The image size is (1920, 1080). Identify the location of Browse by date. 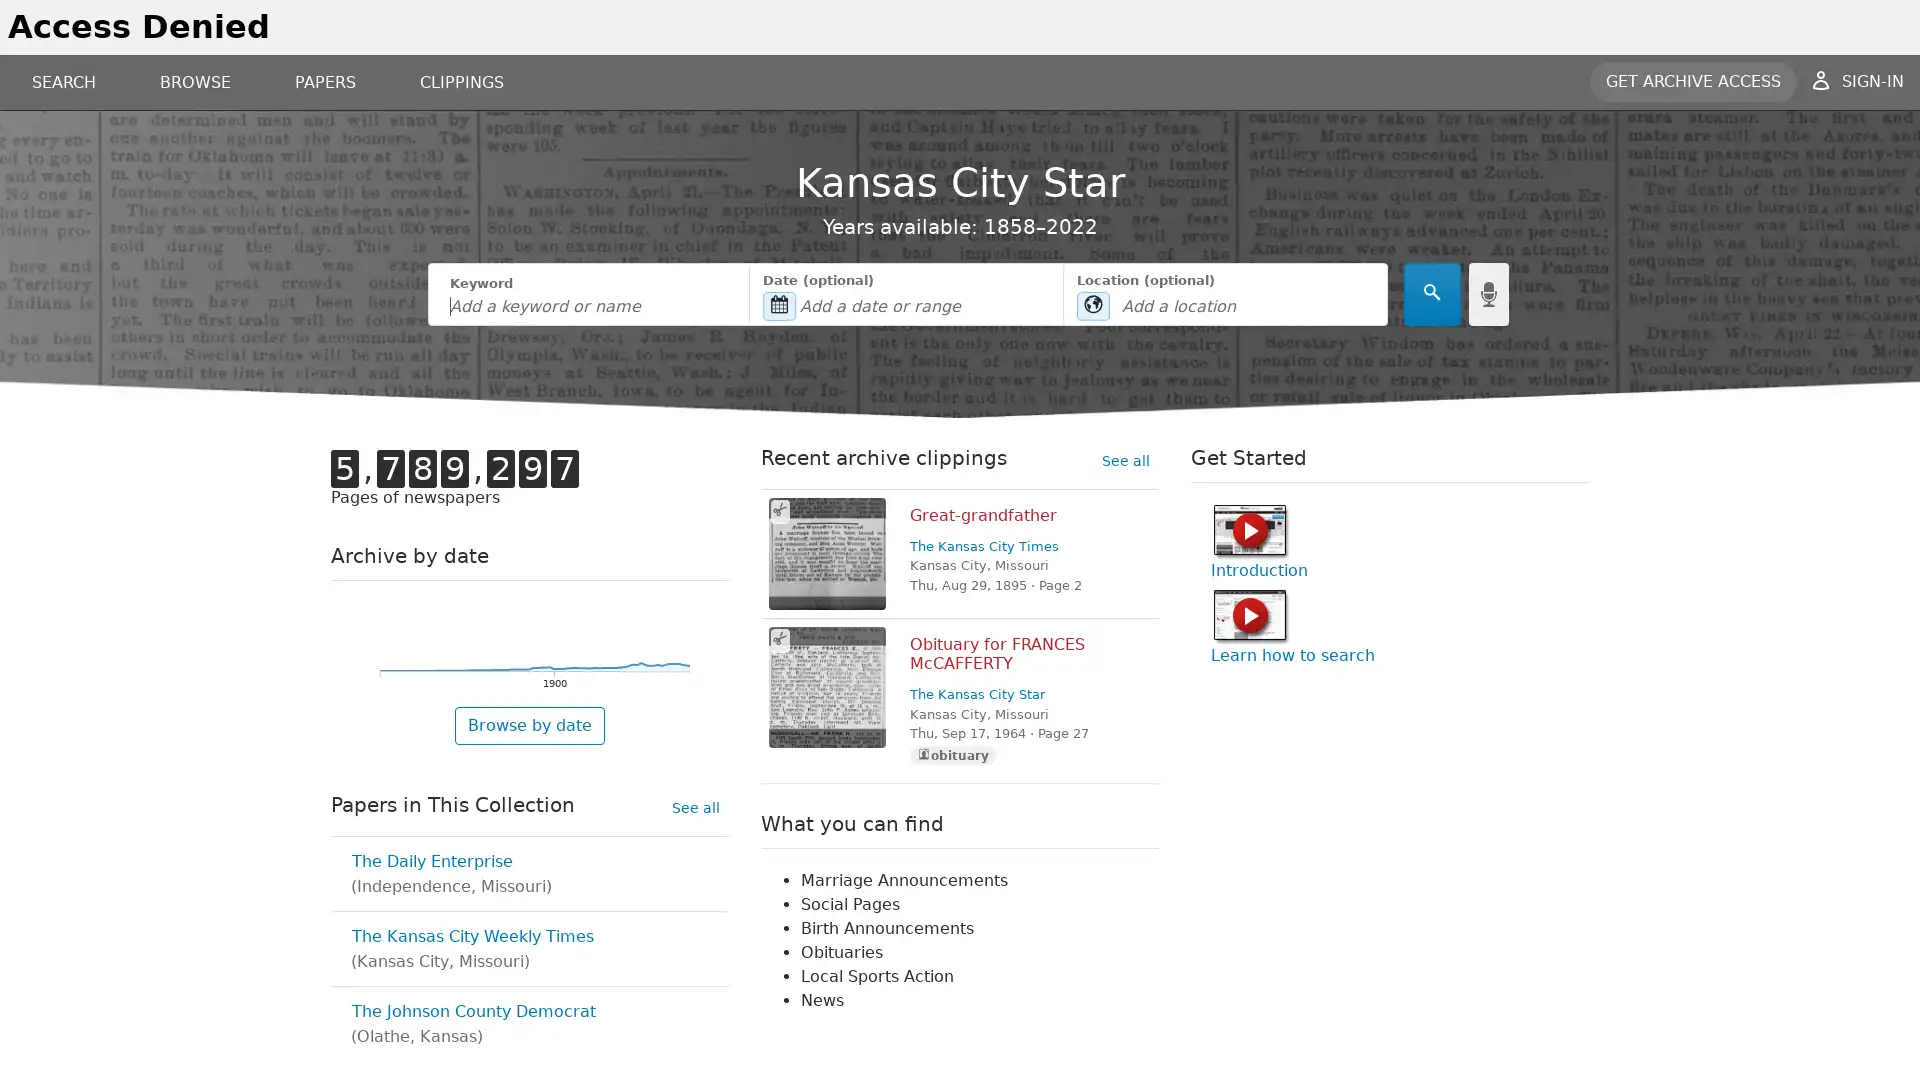
(529, 725).